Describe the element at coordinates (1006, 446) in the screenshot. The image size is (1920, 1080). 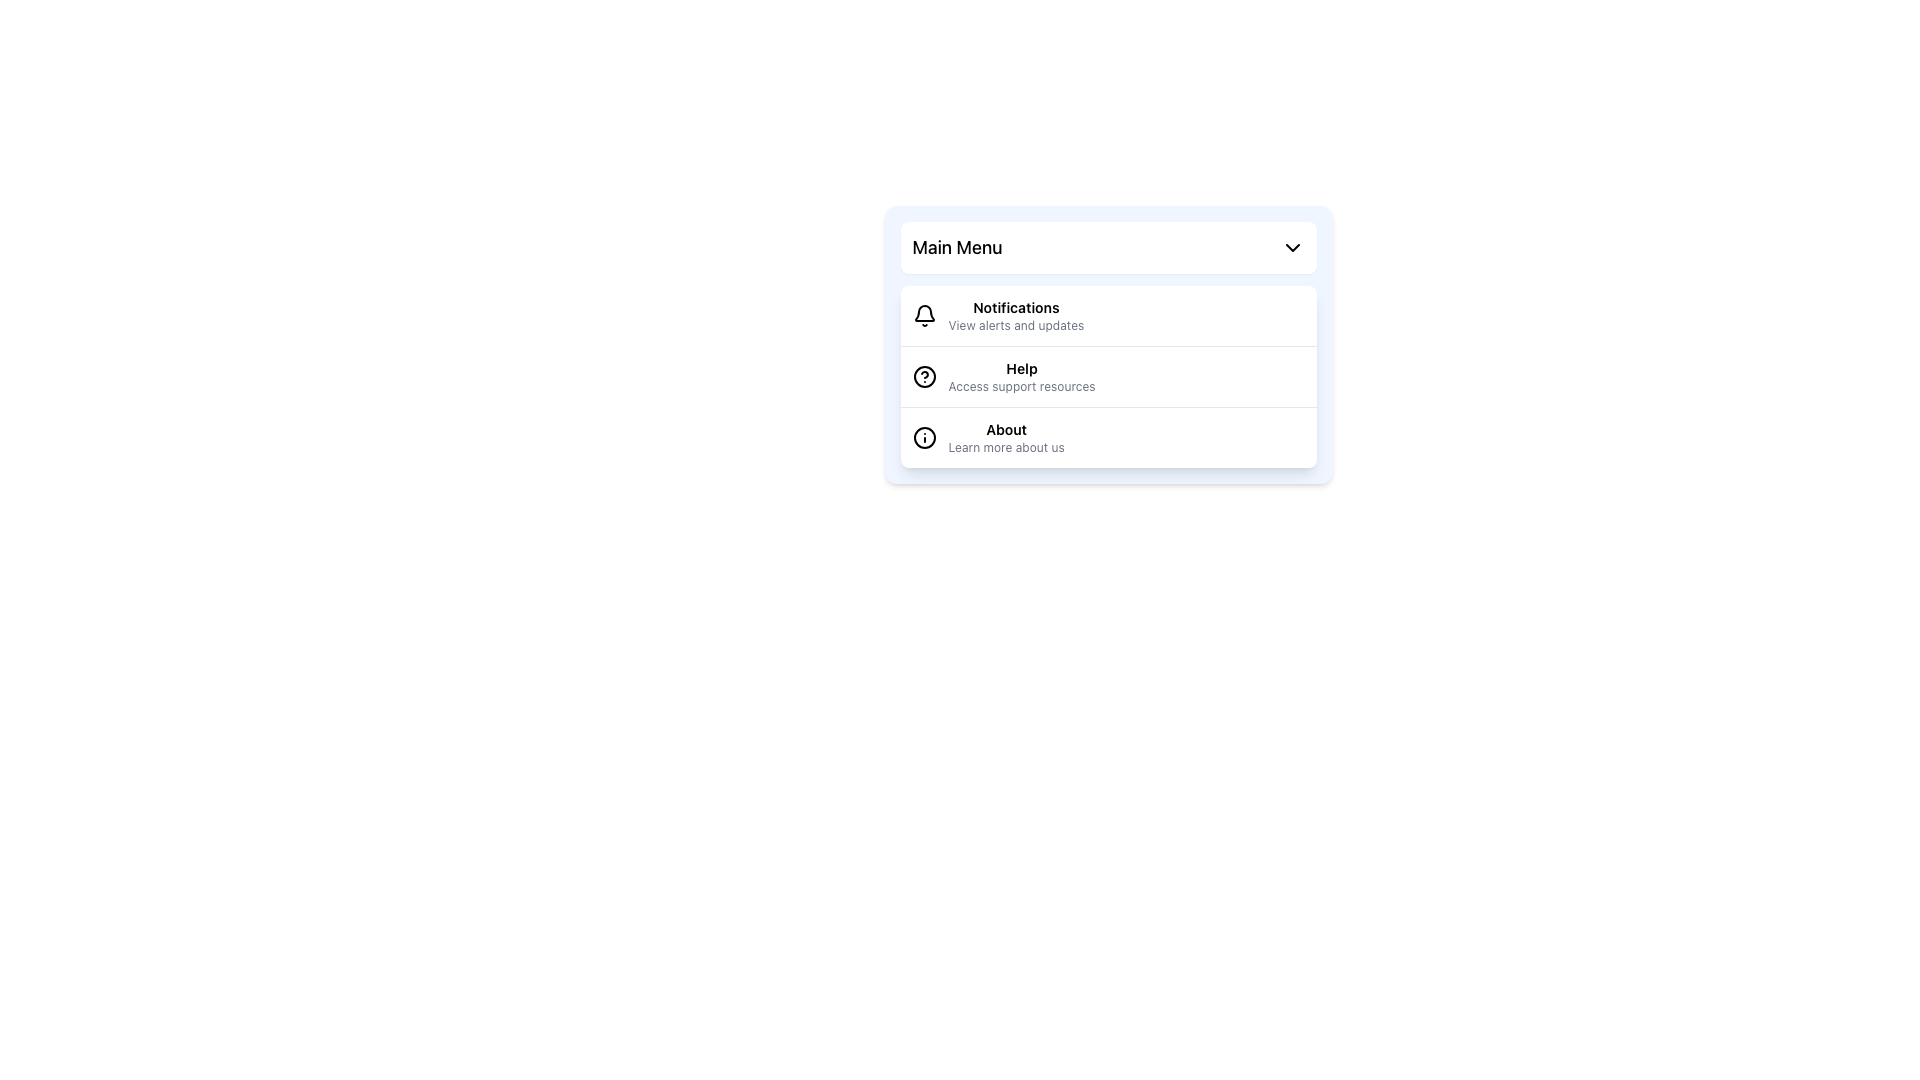
I see `the descriptive text label located in the bottom-right corner of the 'About' section within the 'Main Menu' dropdown, situated below the bold 'About' label` at that location.